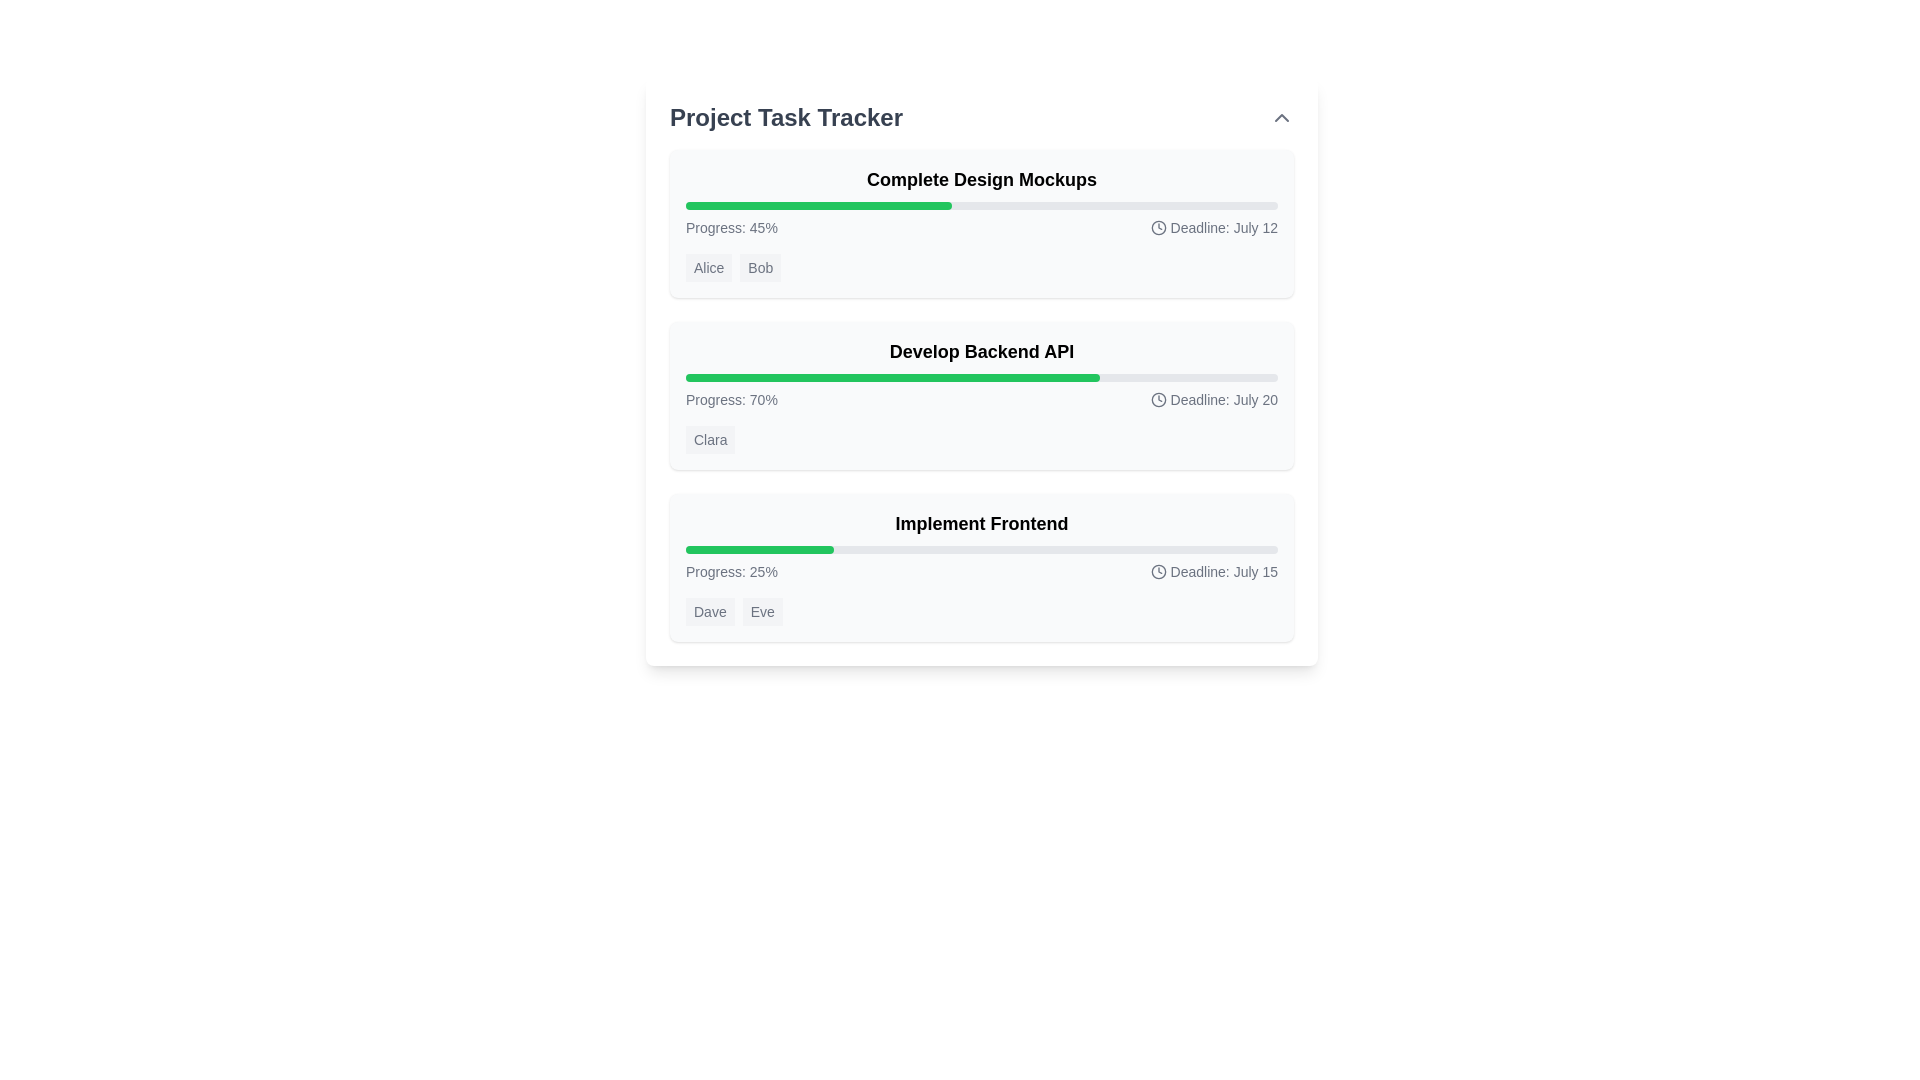 The width and height of the screenshot is (1920, 1080). What do you see at coordinates (785, 118) in the screenshot?
I see `the title text label that serves as the main context indicator of the page, positioned at the top-left of the interface` at bounding box center [785, 118].